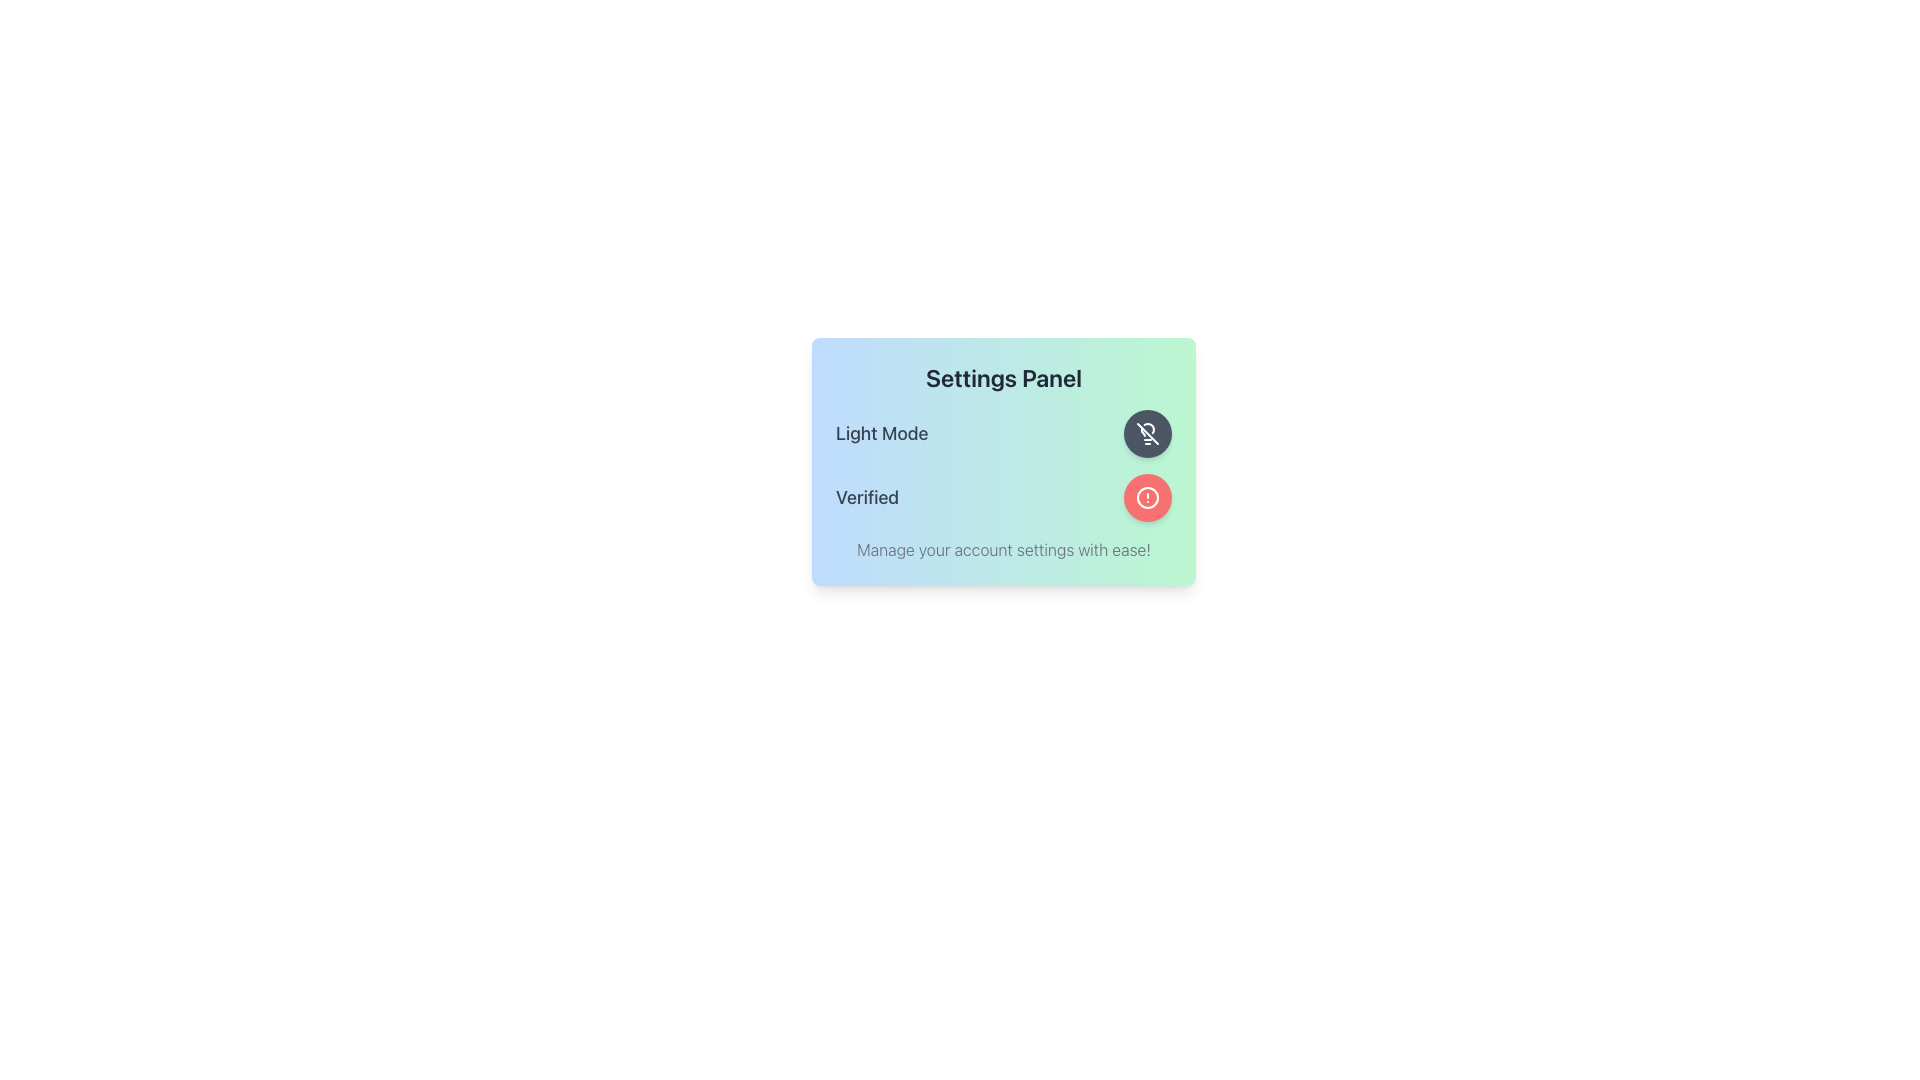 This screenshot has width=1920, height=1080. What do you see at coordinates (1147, 433) in the screenshot?
I see `the circular gray button with a white lightbulb icon` at bounding box center [1147, 433].